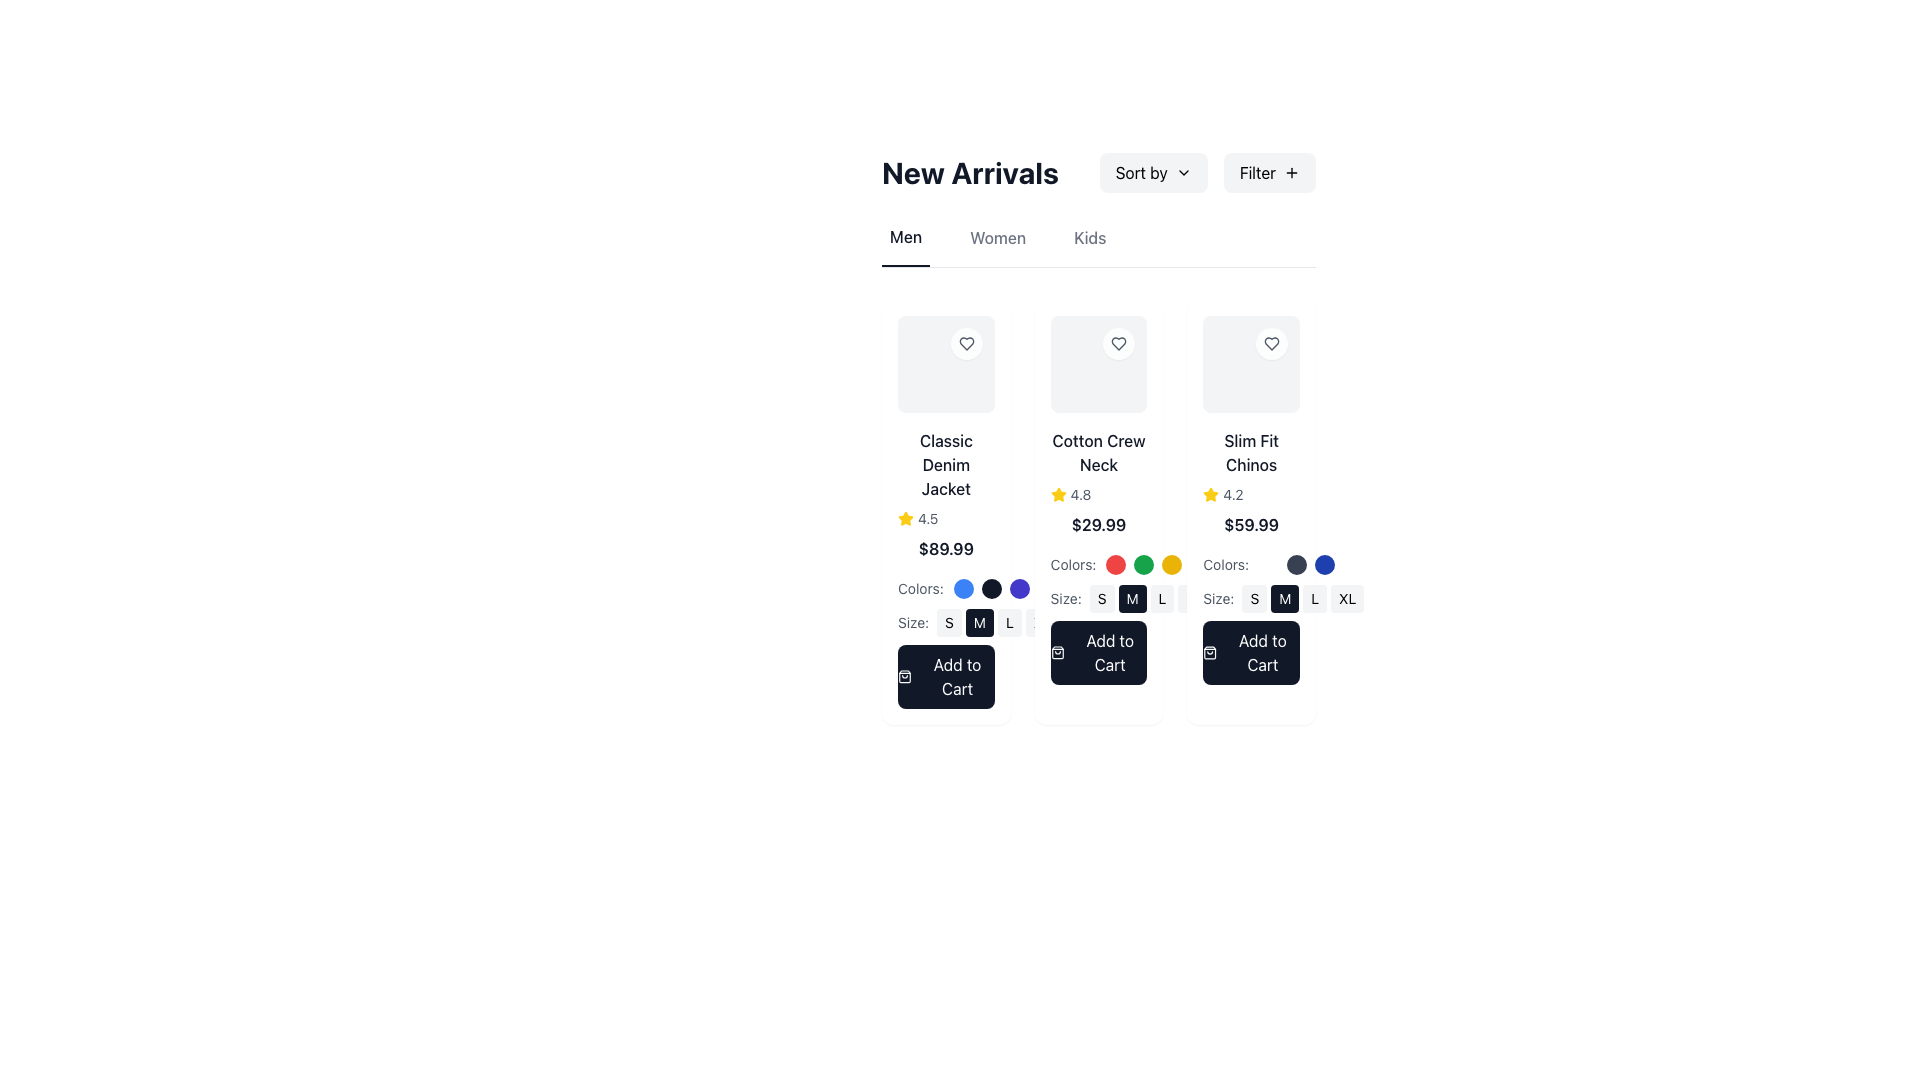 This screenshot has width=1920, height=1080. I want to click on the 'Add to Cart' button with a dark background and white text, located below the product information for 'Slim Fit Chinos', so click(1250, 652).